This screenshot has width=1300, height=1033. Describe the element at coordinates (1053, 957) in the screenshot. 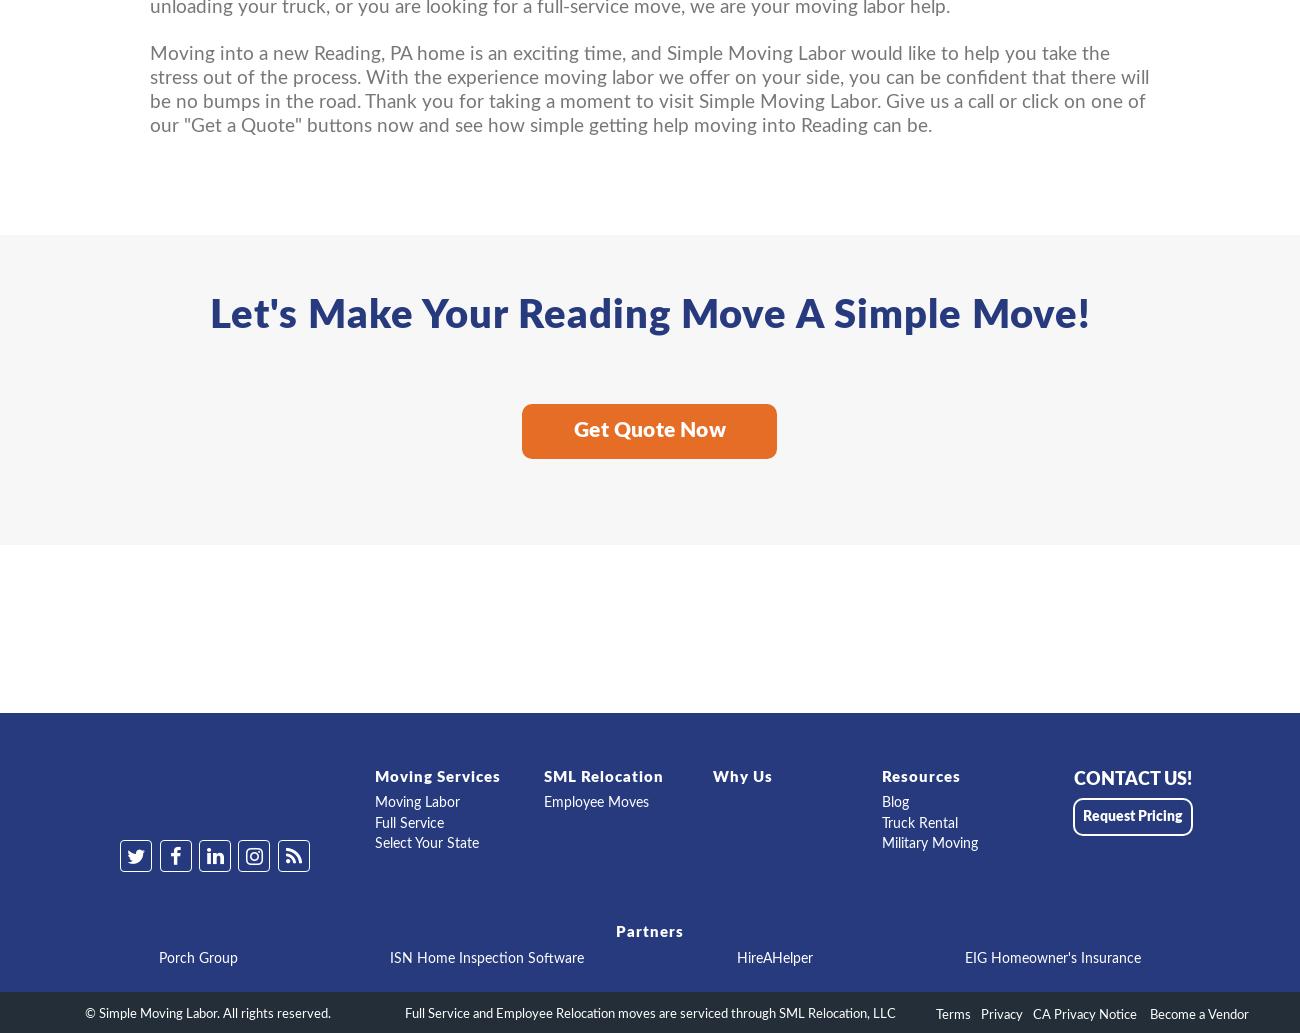

I see `'EIG Homeowner's Insurance'` at that location.